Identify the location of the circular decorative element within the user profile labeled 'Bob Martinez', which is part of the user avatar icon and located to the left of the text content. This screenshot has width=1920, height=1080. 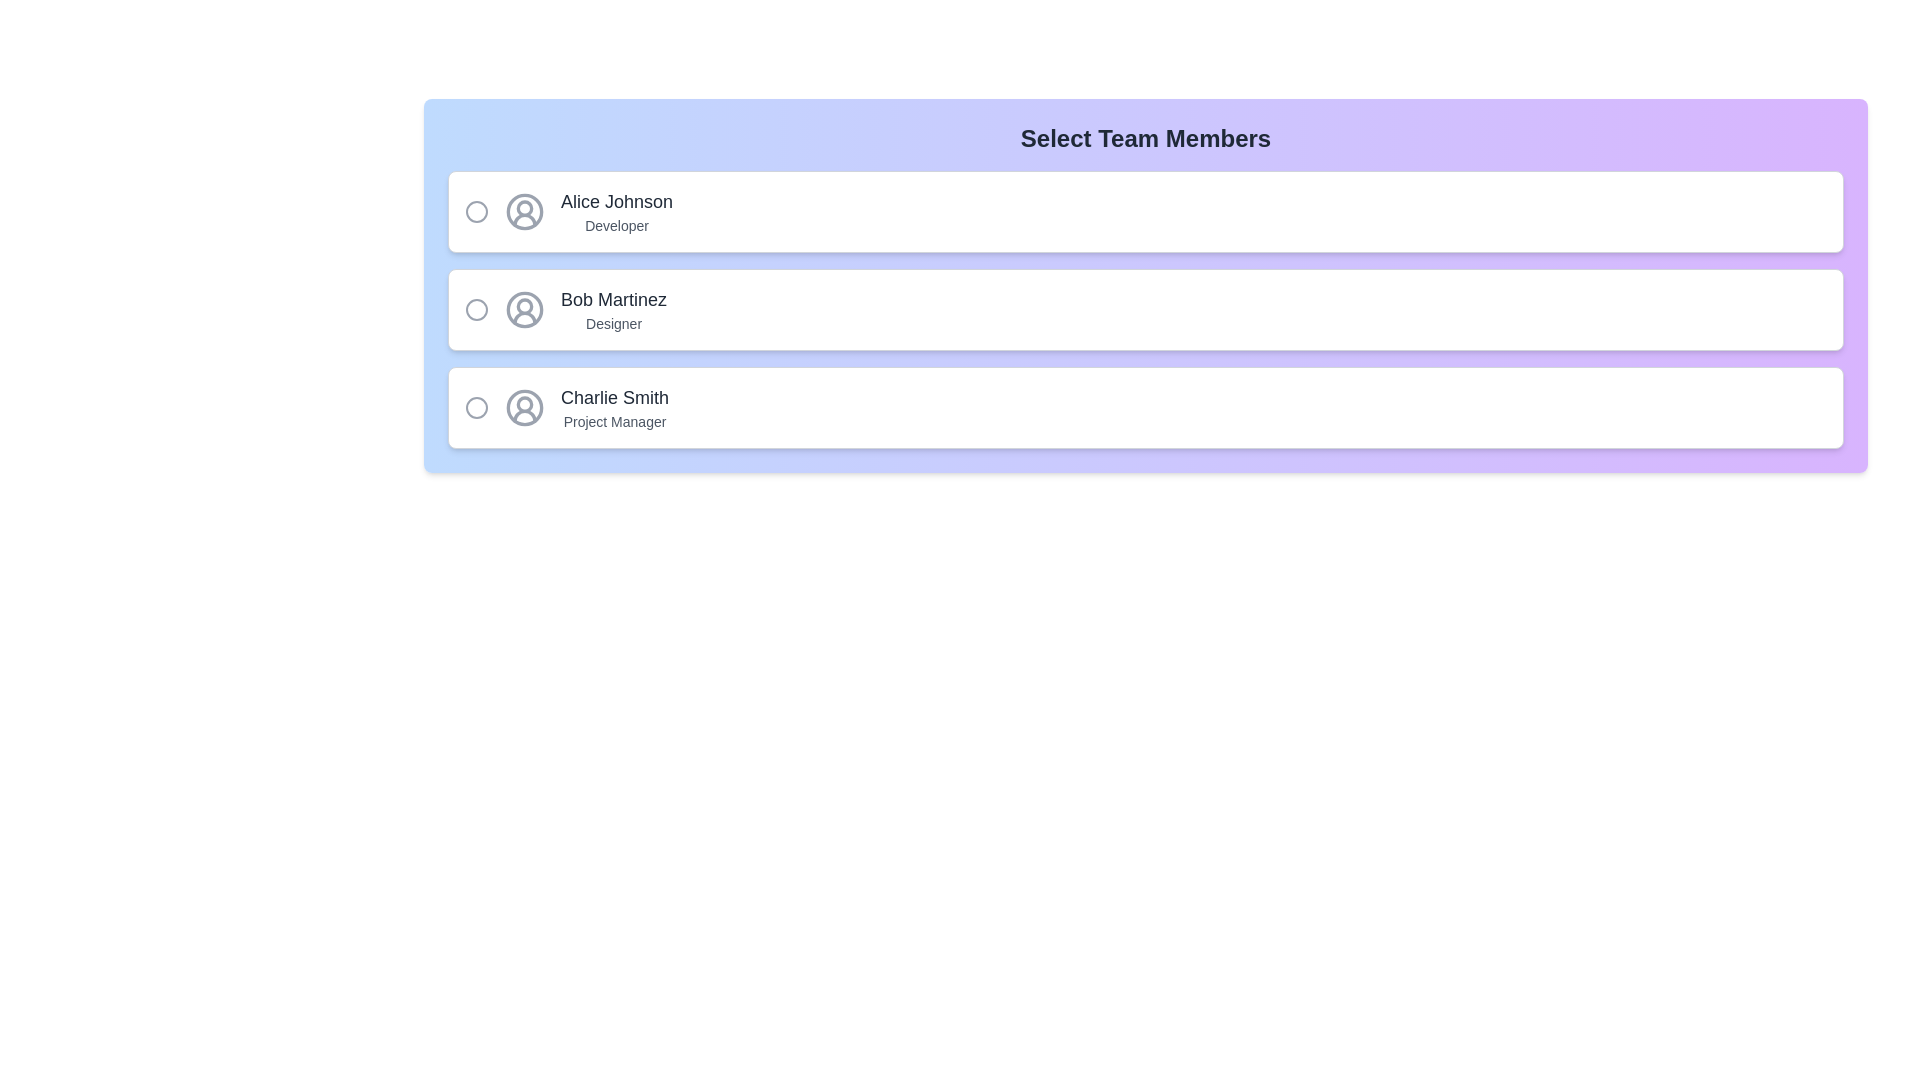
(524, 305).